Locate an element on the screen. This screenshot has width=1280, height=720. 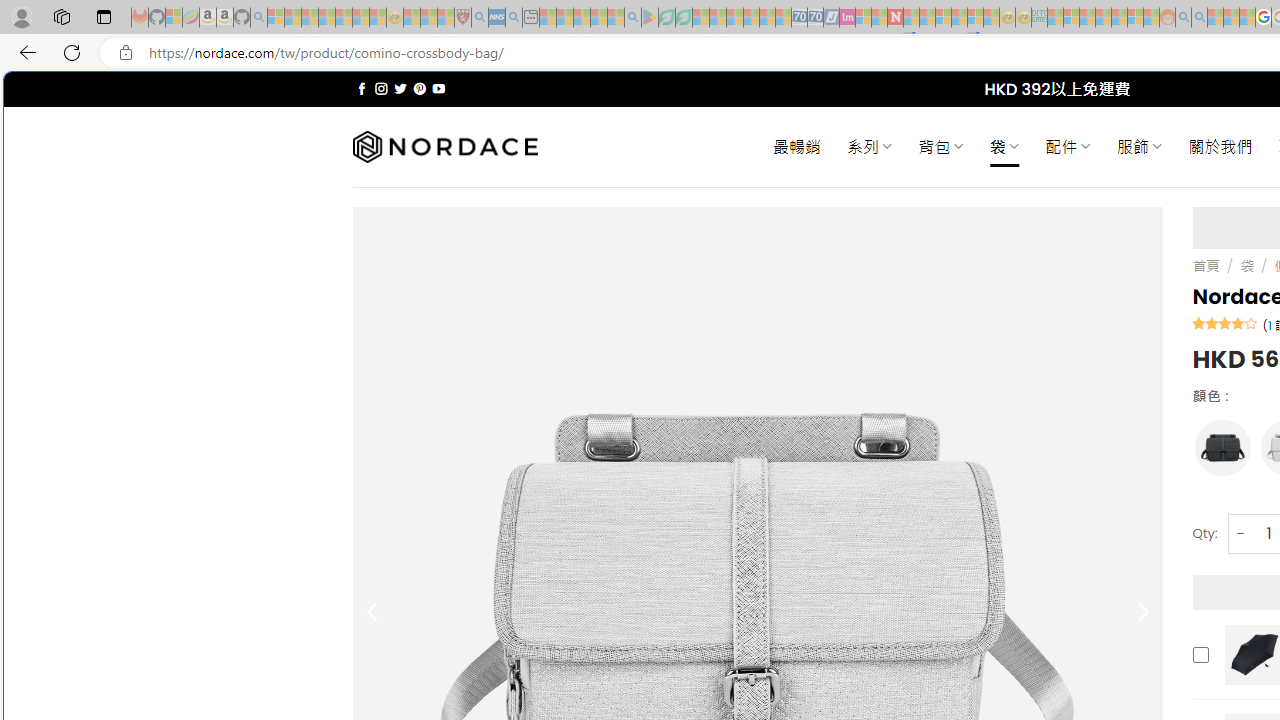
'google - Search - Sleeping' is located at coordinates (631, 17).